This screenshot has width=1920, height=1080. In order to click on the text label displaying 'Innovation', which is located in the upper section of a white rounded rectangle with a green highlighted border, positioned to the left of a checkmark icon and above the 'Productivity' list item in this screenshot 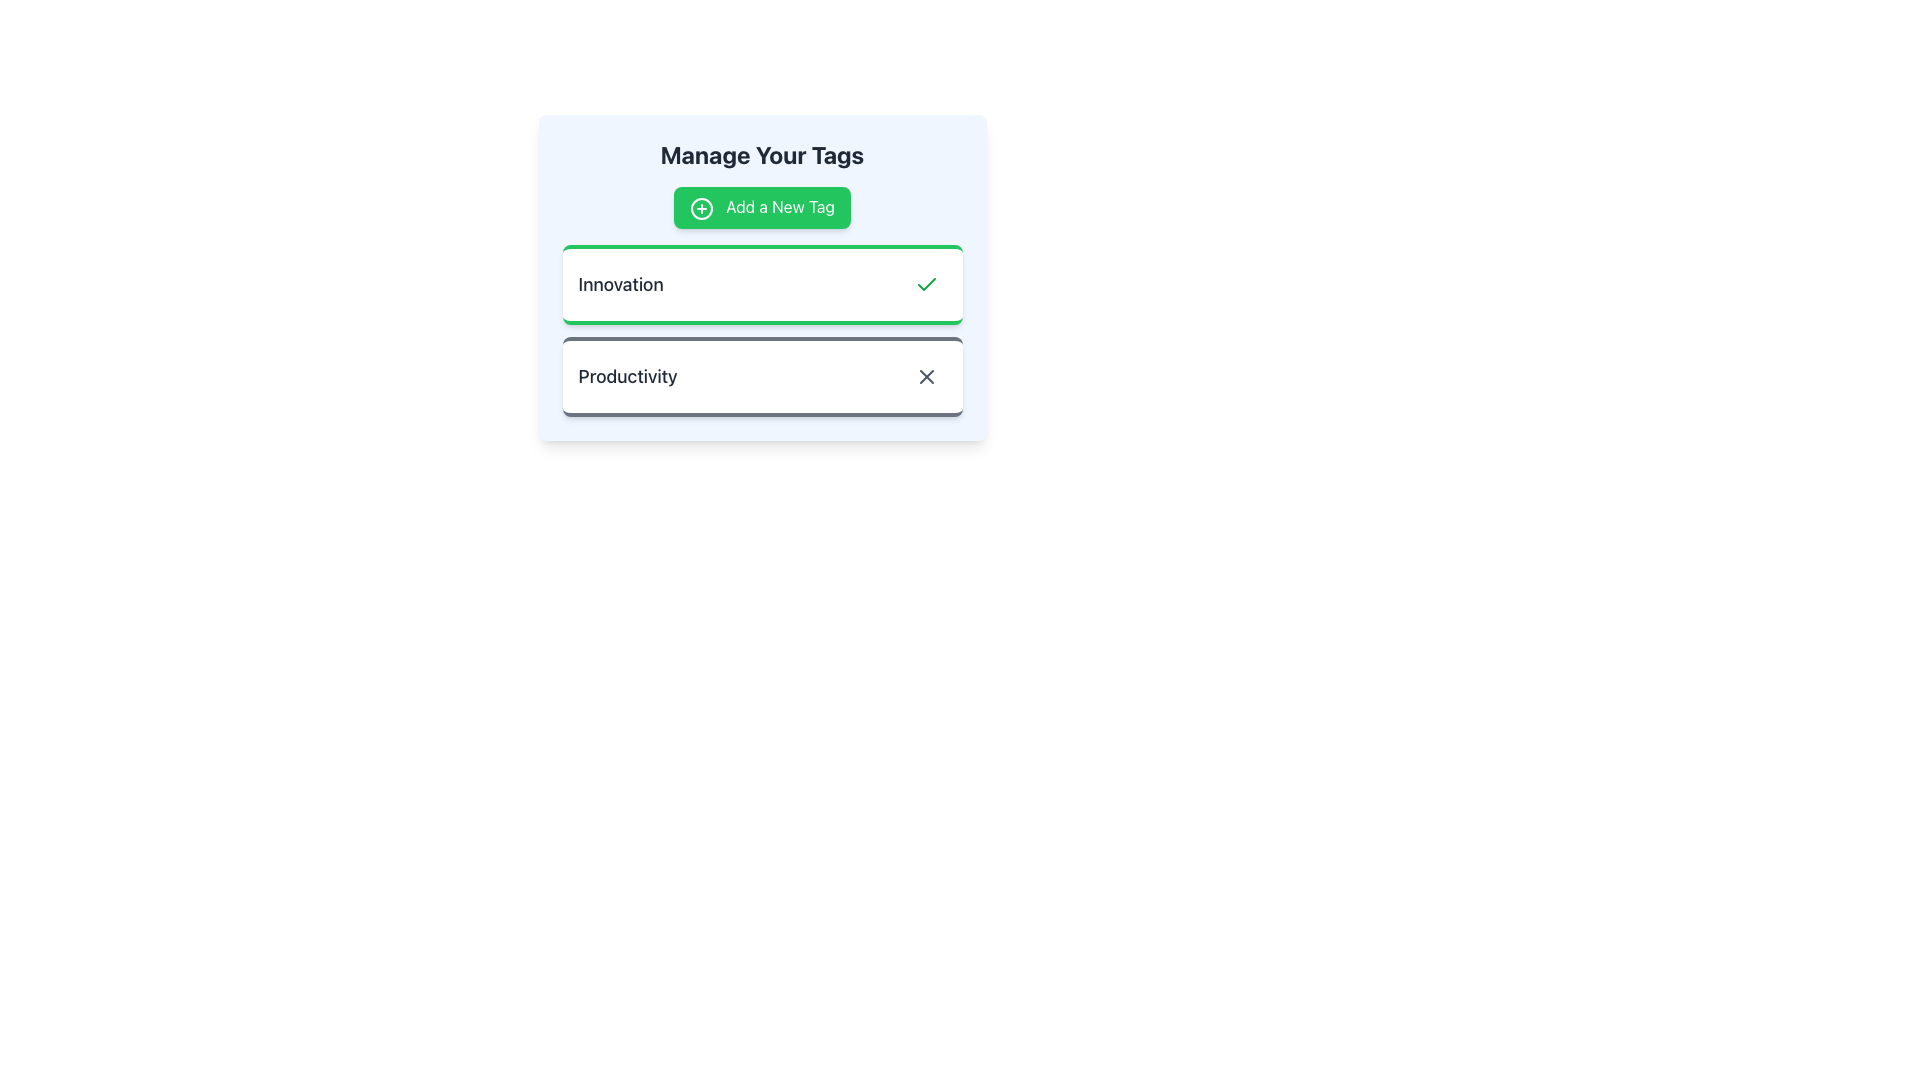, I will do `click(620, 284)`.